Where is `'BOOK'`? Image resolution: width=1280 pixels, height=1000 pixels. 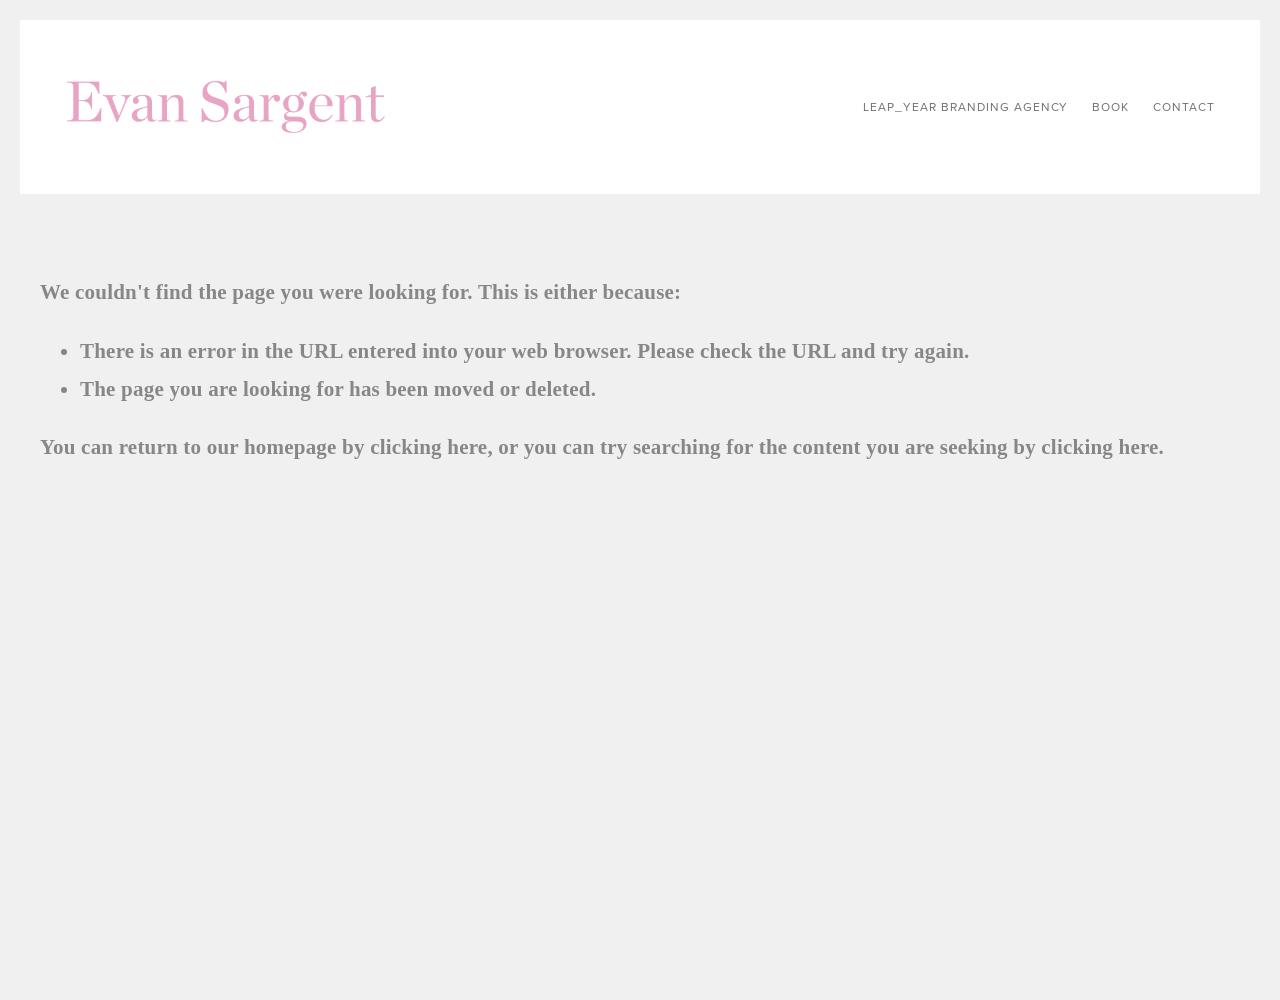
'BOOK' is located at coordinates (1109, 106).